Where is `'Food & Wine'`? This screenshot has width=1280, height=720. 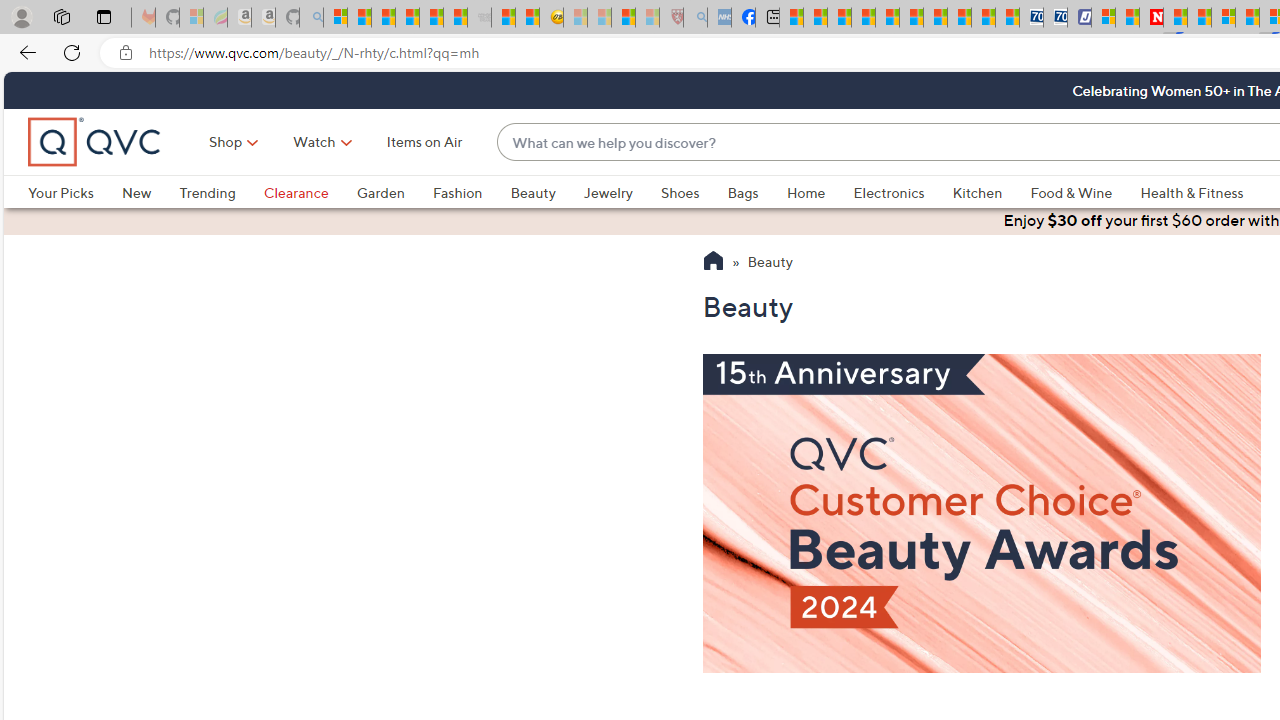 'Food & Wine' is located at coordinates (1084, 192).